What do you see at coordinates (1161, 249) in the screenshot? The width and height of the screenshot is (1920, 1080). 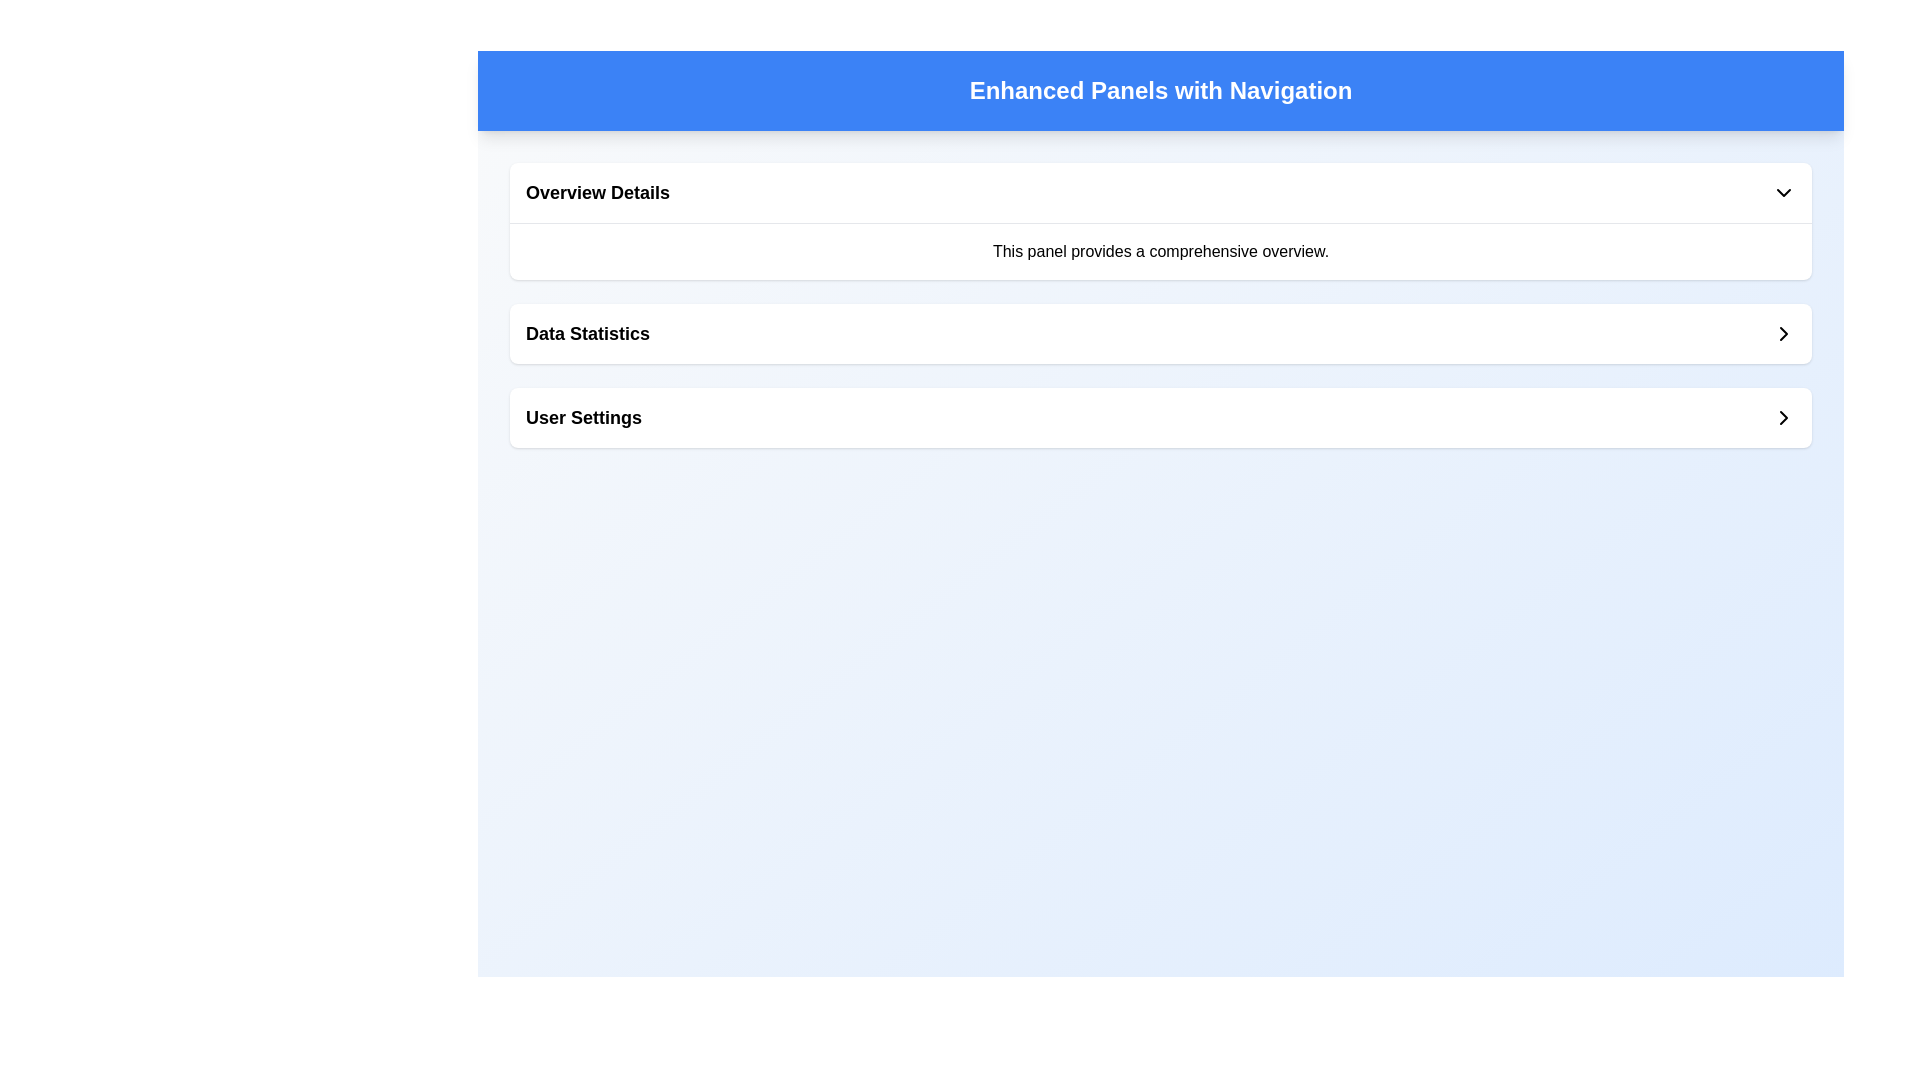 I see `text content of the Text block located within the 'Overview Details' section, which presents additional information about the section` at bounding box center [1161, 249].